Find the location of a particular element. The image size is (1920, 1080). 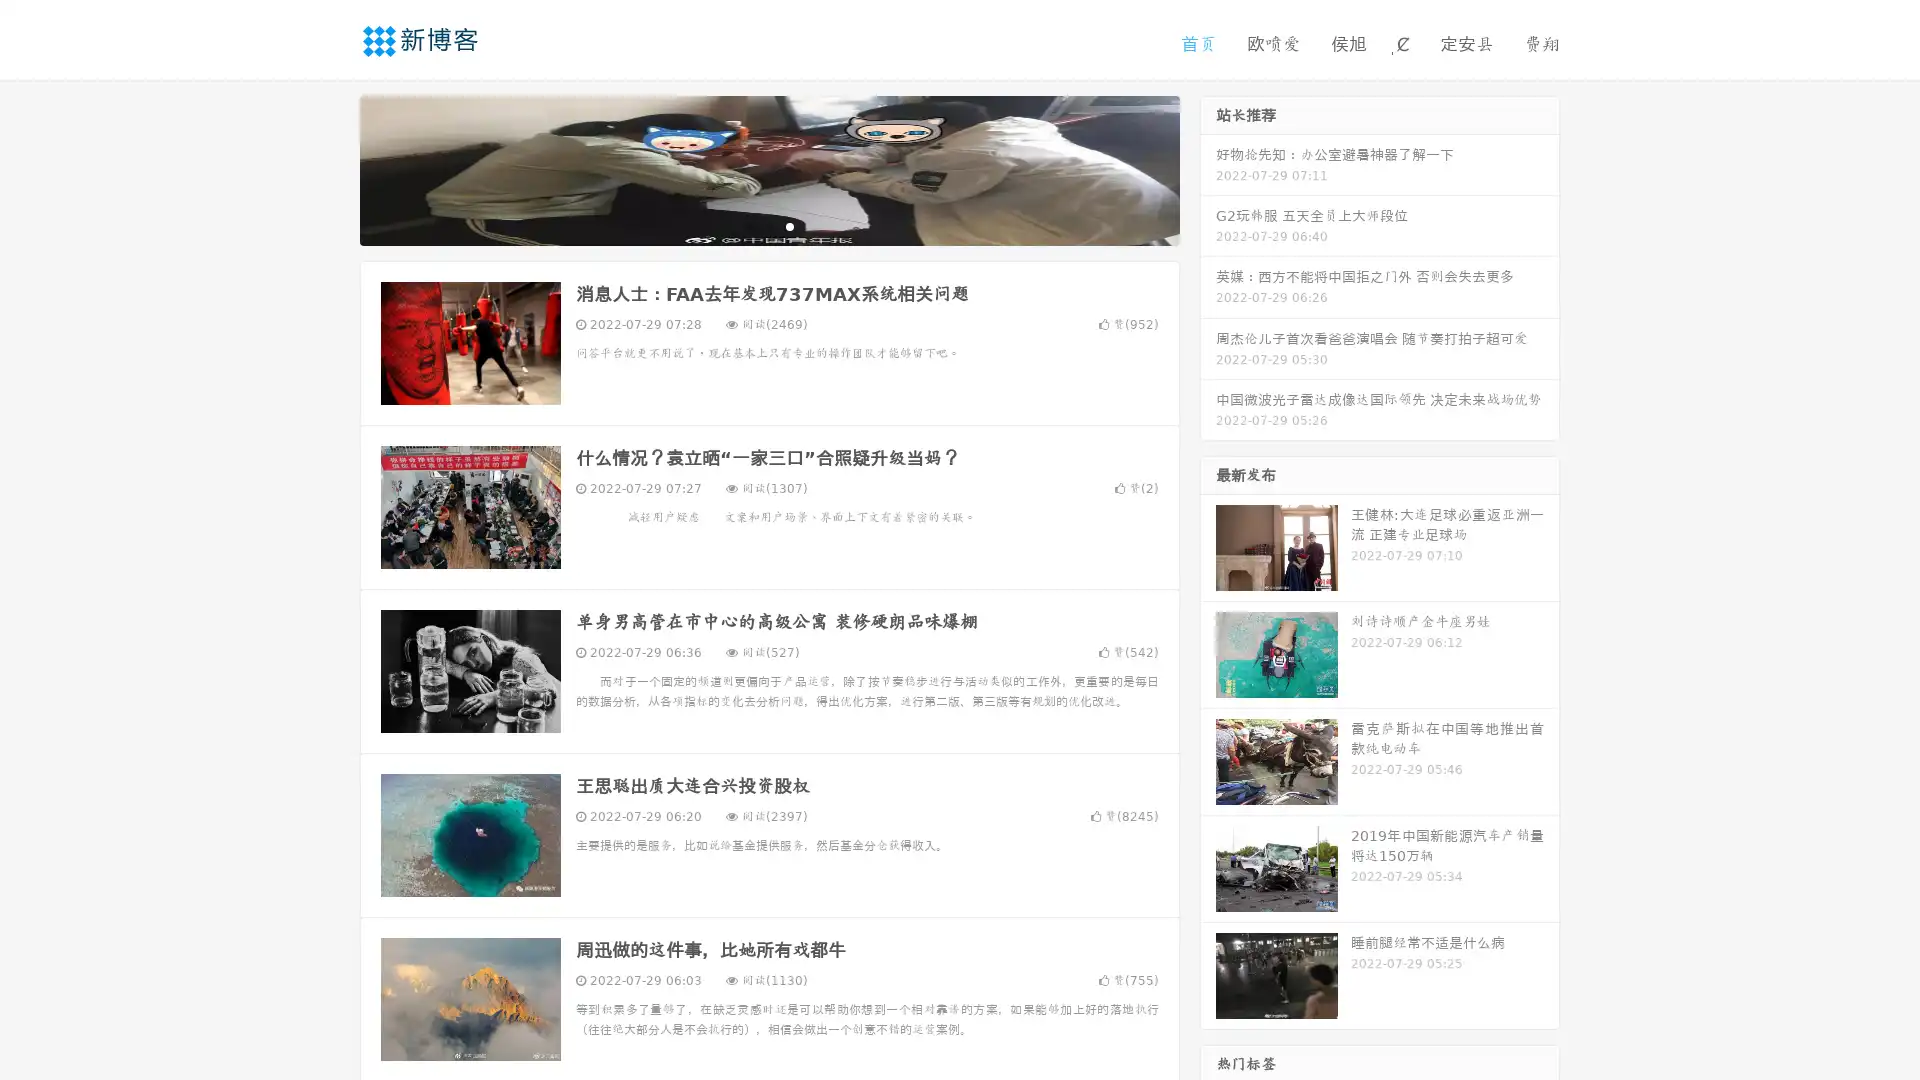

Go to slide 2 is located at coordinates (768, 225).